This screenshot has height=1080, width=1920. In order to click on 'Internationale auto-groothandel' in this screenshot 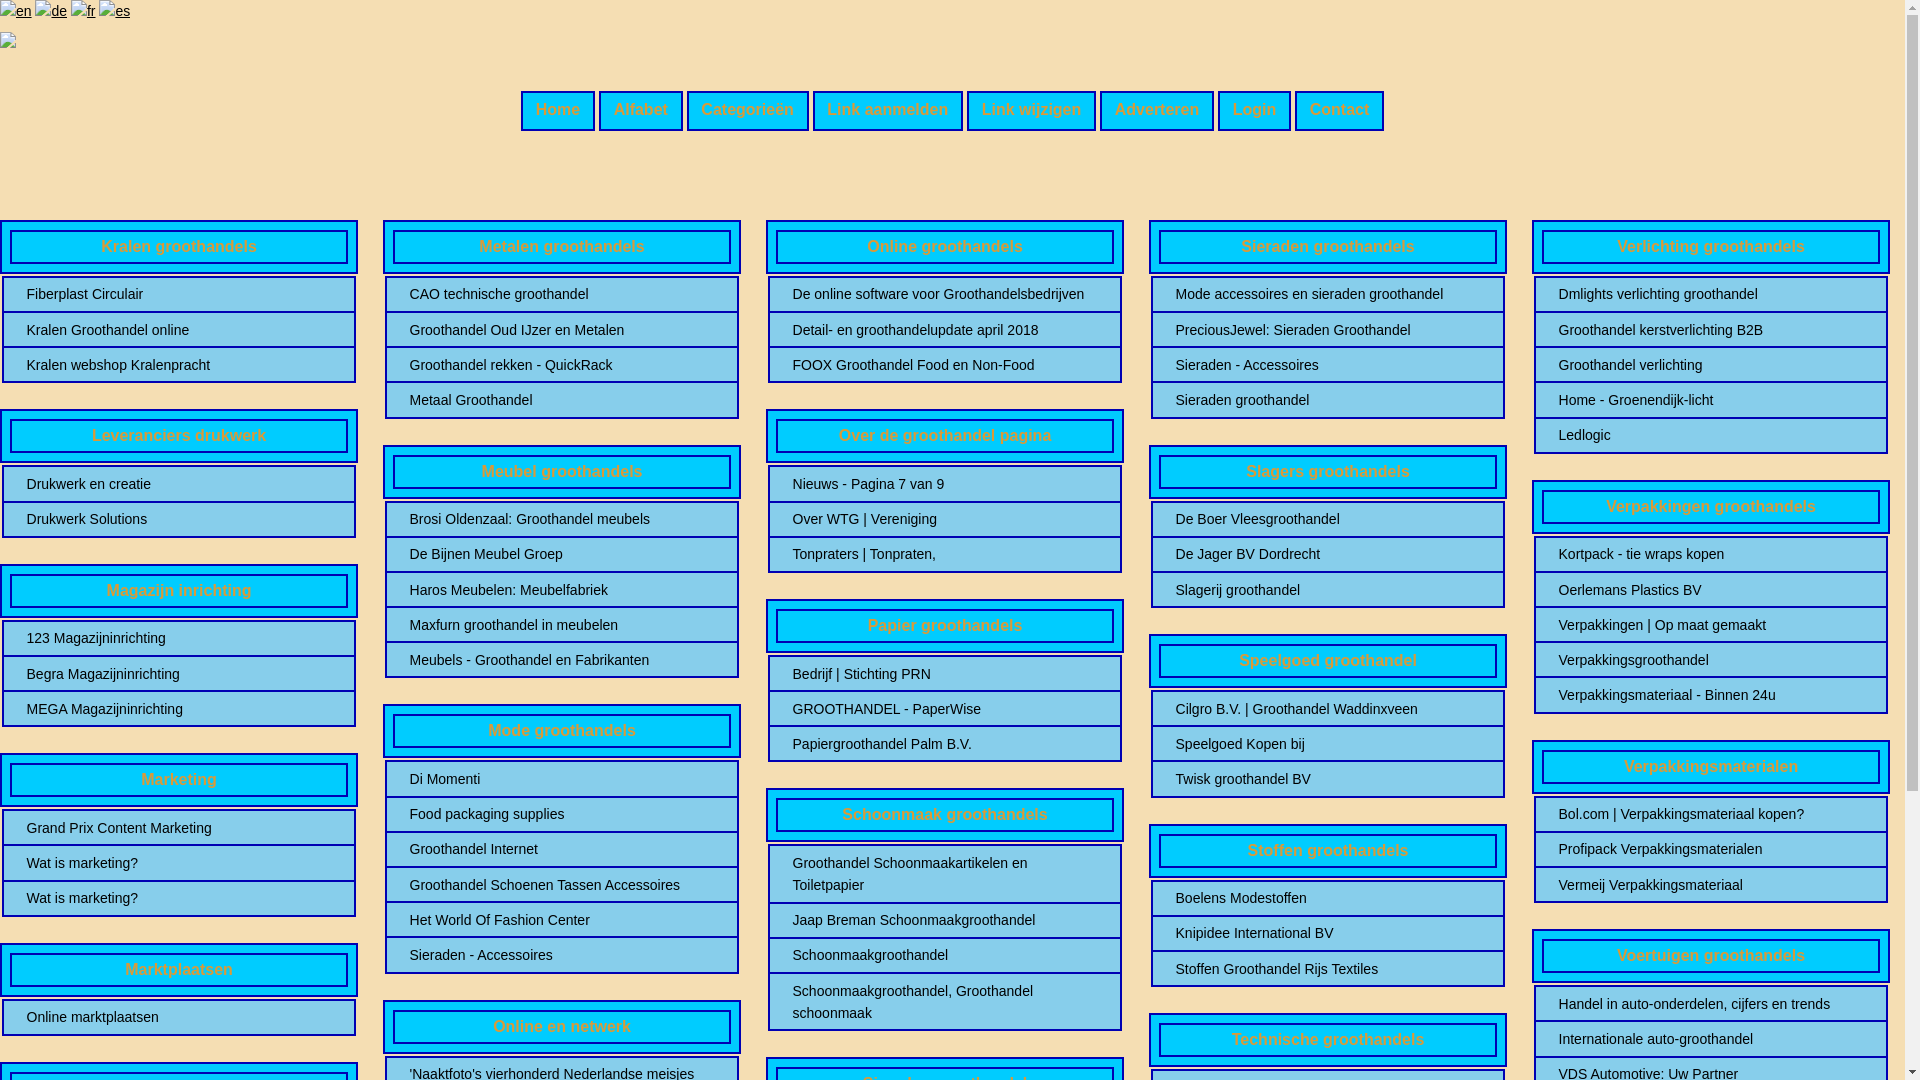, I will do `click(1710, 1037)`.